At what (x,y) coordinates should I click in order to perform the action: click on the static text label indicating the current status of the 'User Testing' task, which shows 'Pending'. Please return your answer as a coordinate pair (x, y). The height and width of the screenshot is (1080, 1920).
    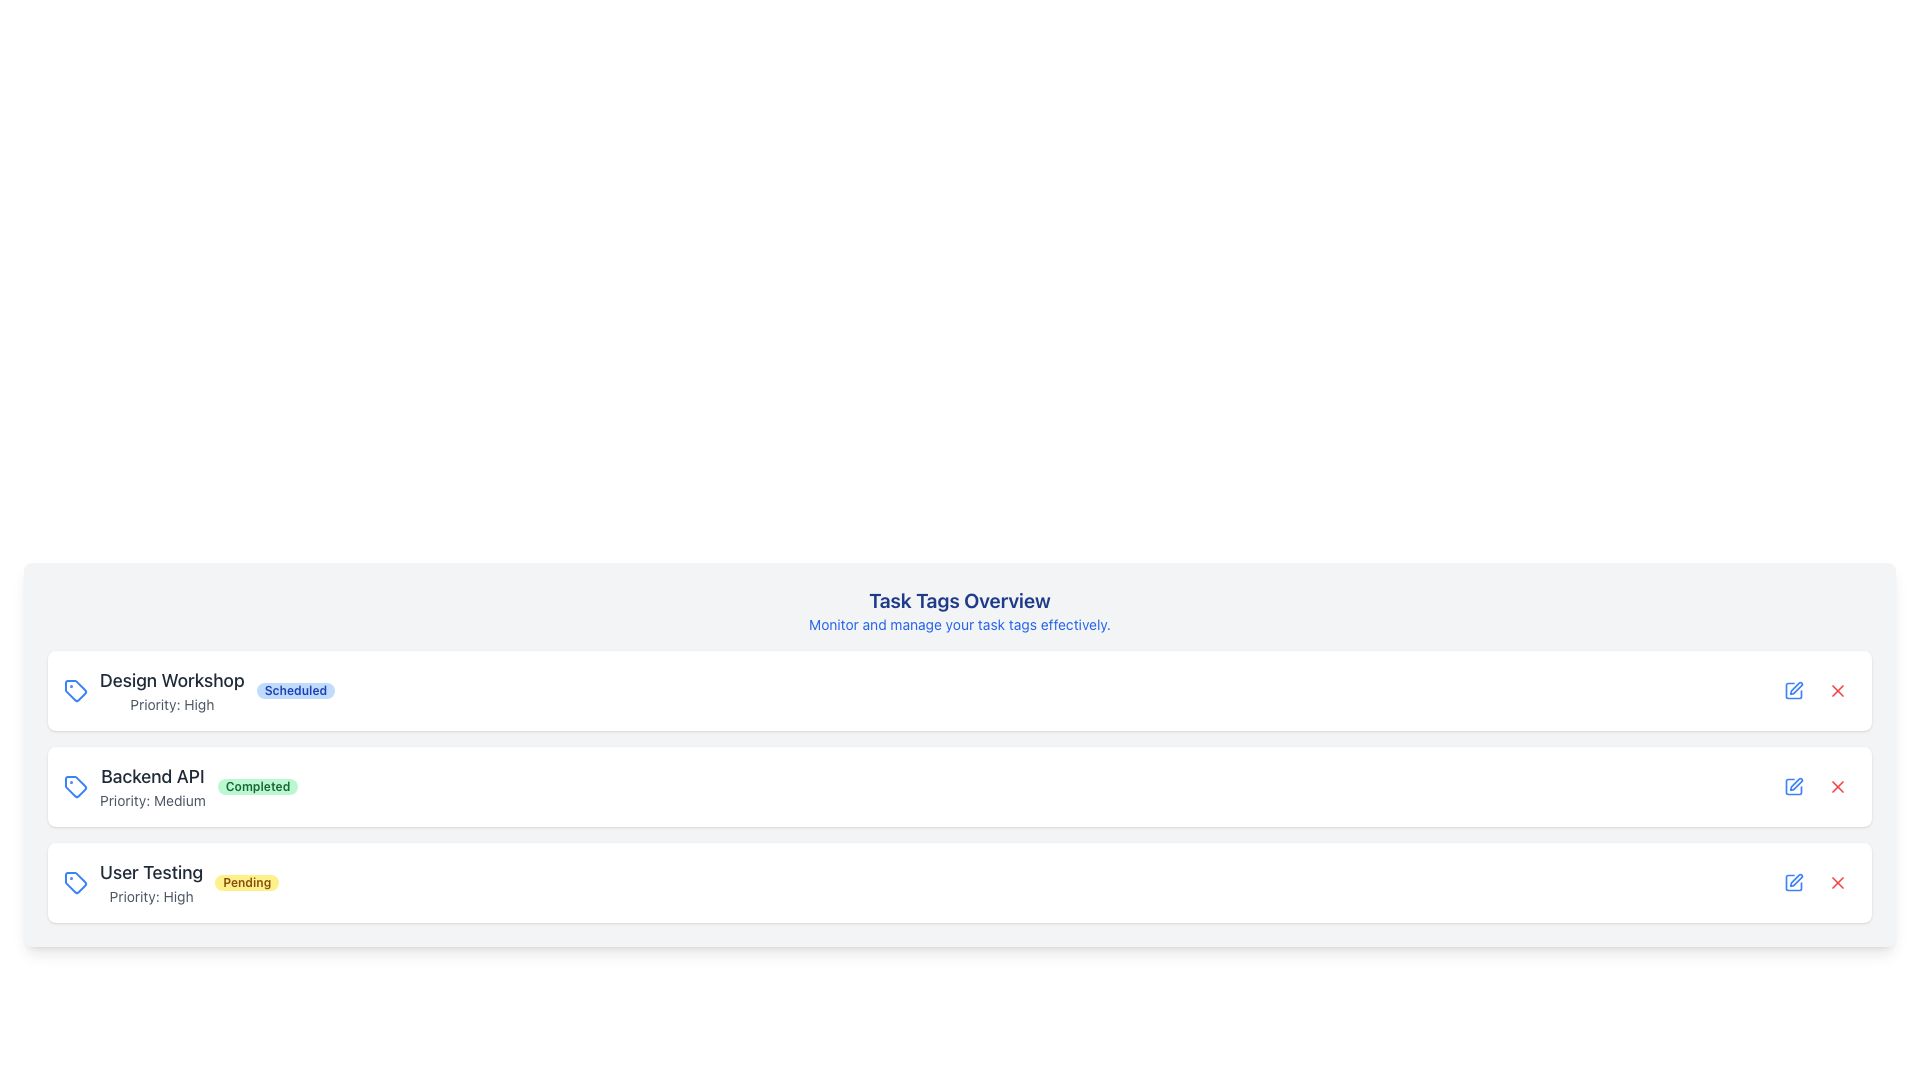
    Looking at the image, I should click on (246, 882).